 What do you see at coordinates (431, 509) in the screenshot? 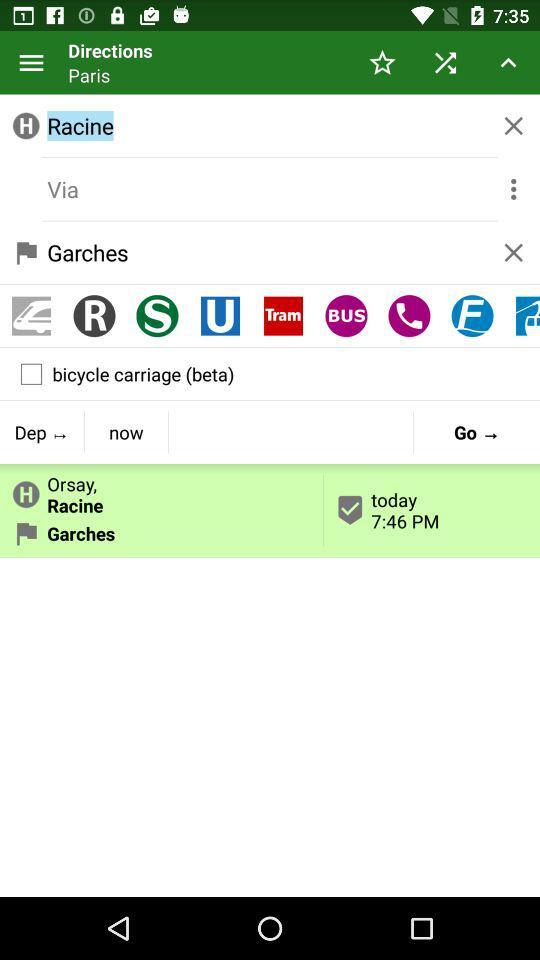
I see `the today 7 46` at bounding box center [431, 509].